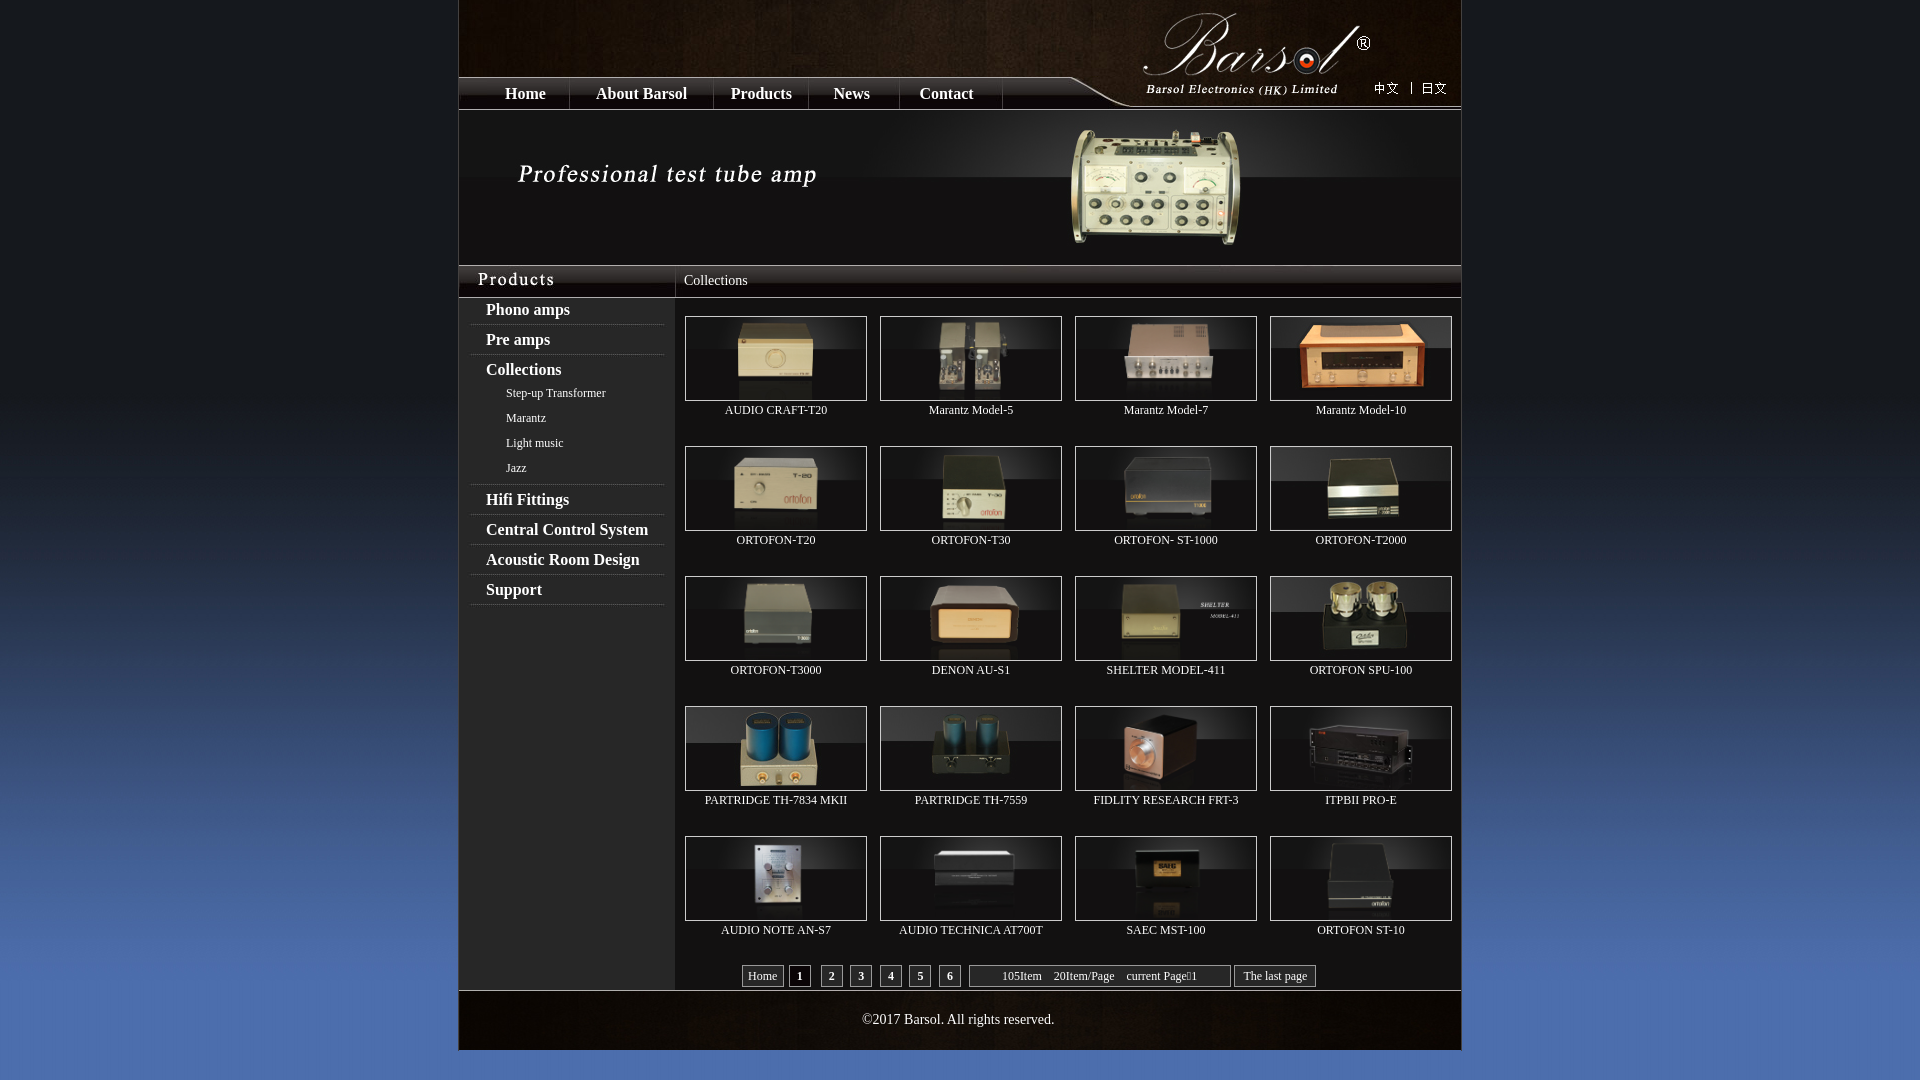  What do you see at coordinates (944, 92) in the screenshot?
I see `'Contact'` at bounding box center [944, 92].